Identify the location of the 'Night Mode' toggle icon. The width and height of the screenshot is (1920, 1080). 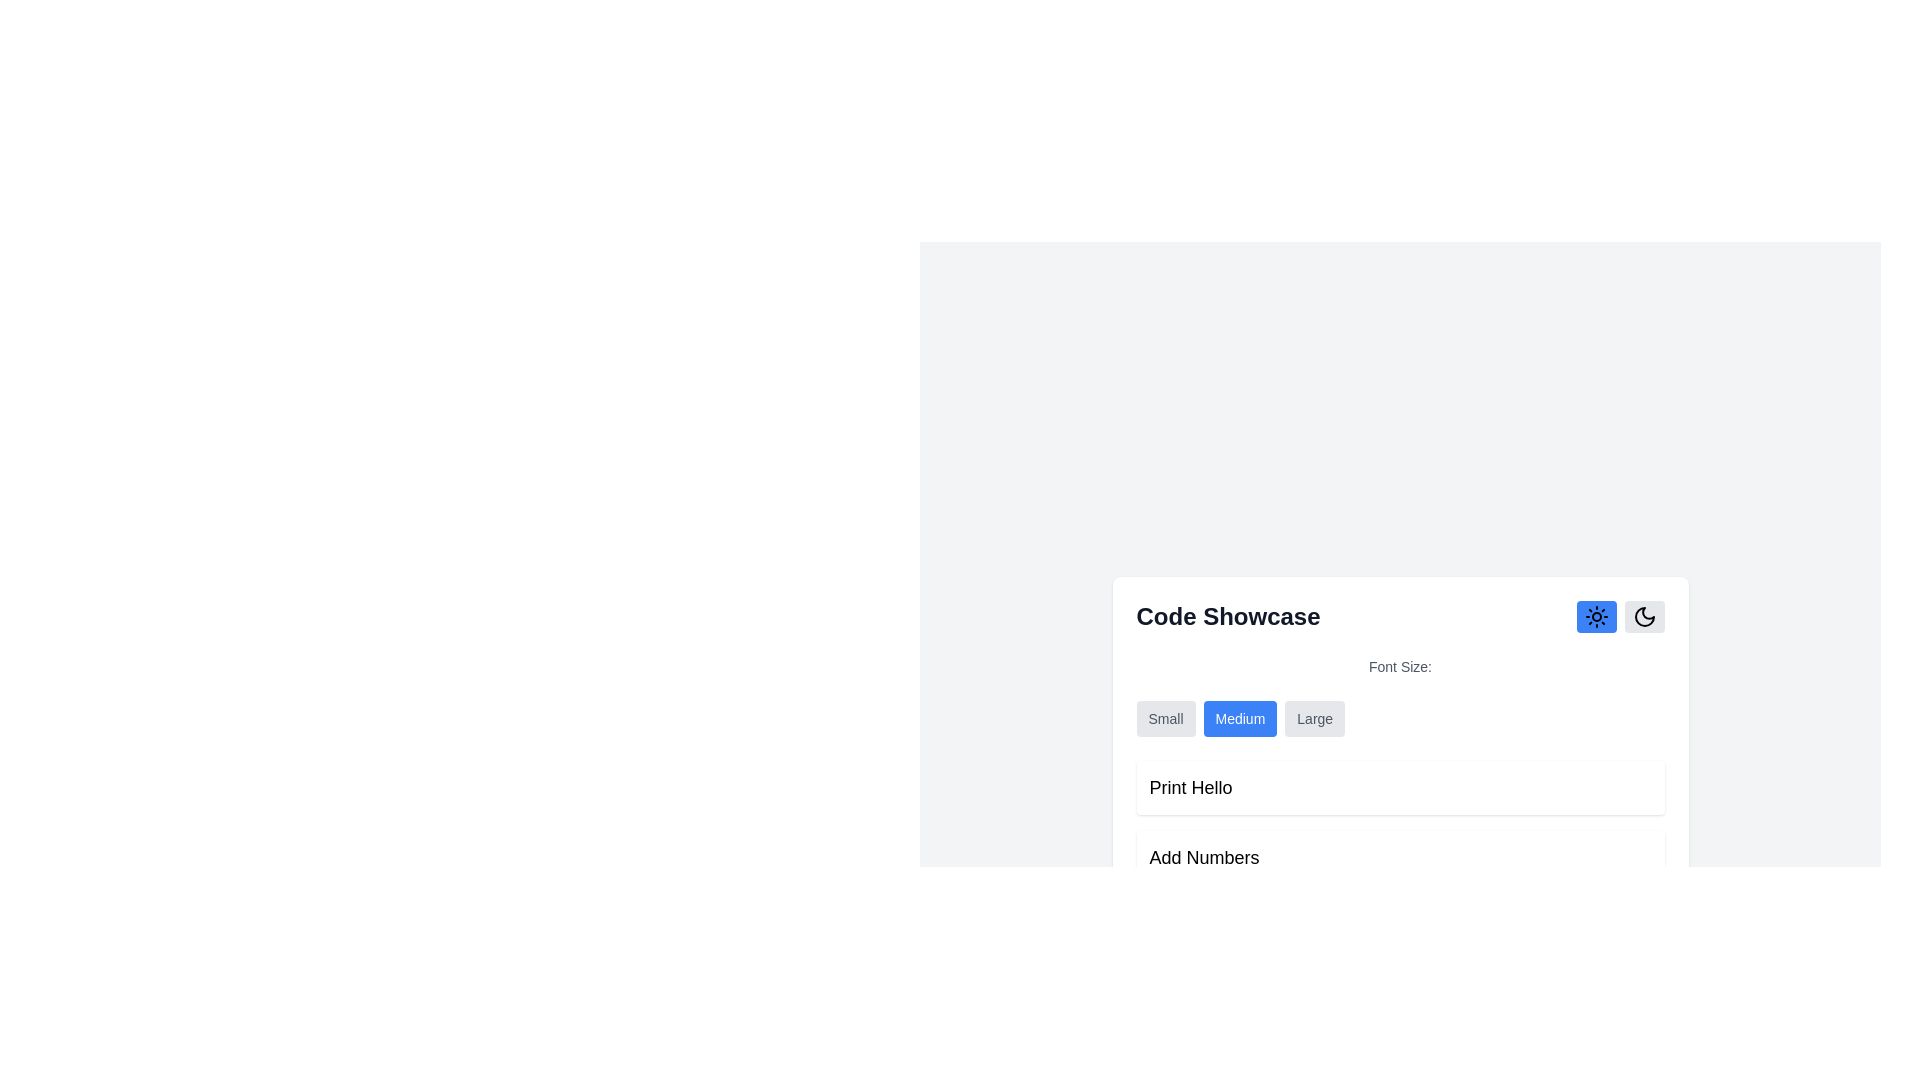
(1644, 616).